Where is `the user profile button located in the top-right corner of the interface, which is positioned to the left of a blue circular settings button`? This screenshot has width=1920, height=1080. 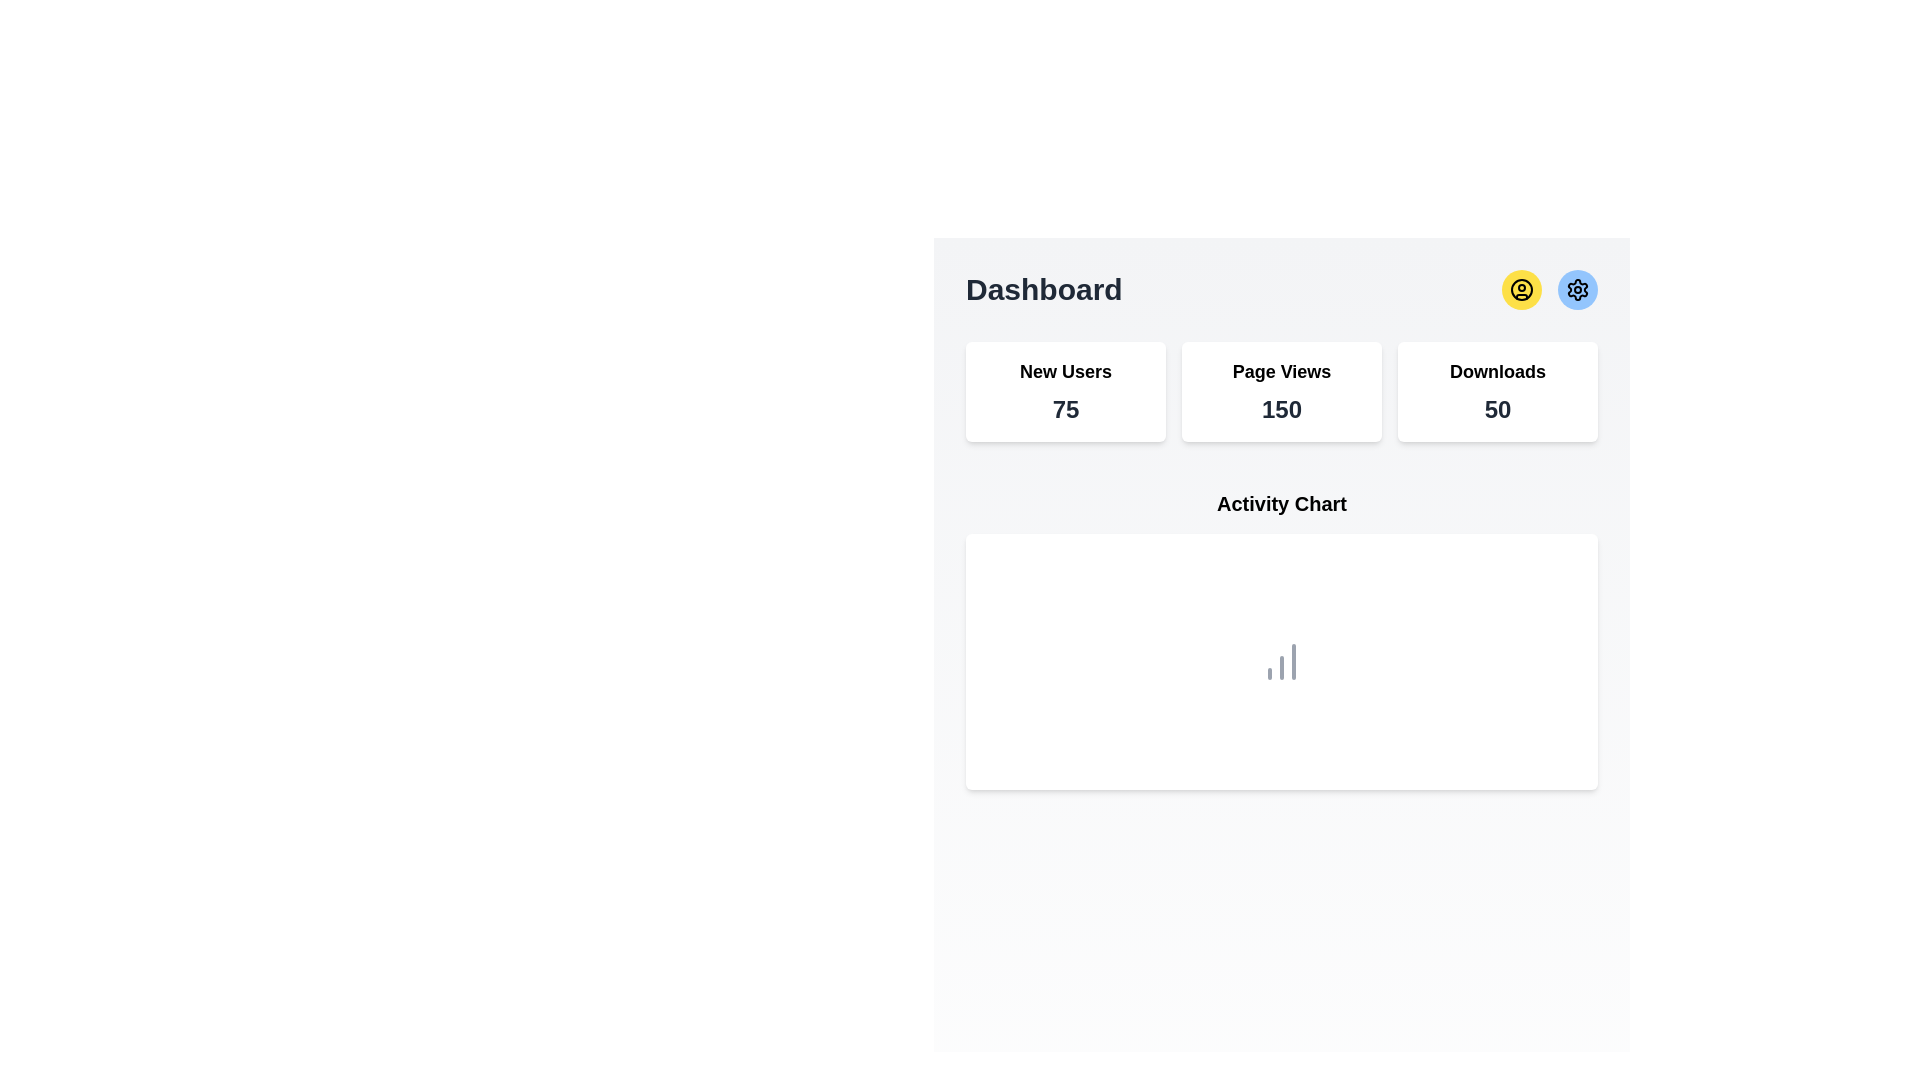
the user profile button located in the top-right corner of the interface, which is positioned to the left of a blue circular settings button is located at coordinates (1520, 289).